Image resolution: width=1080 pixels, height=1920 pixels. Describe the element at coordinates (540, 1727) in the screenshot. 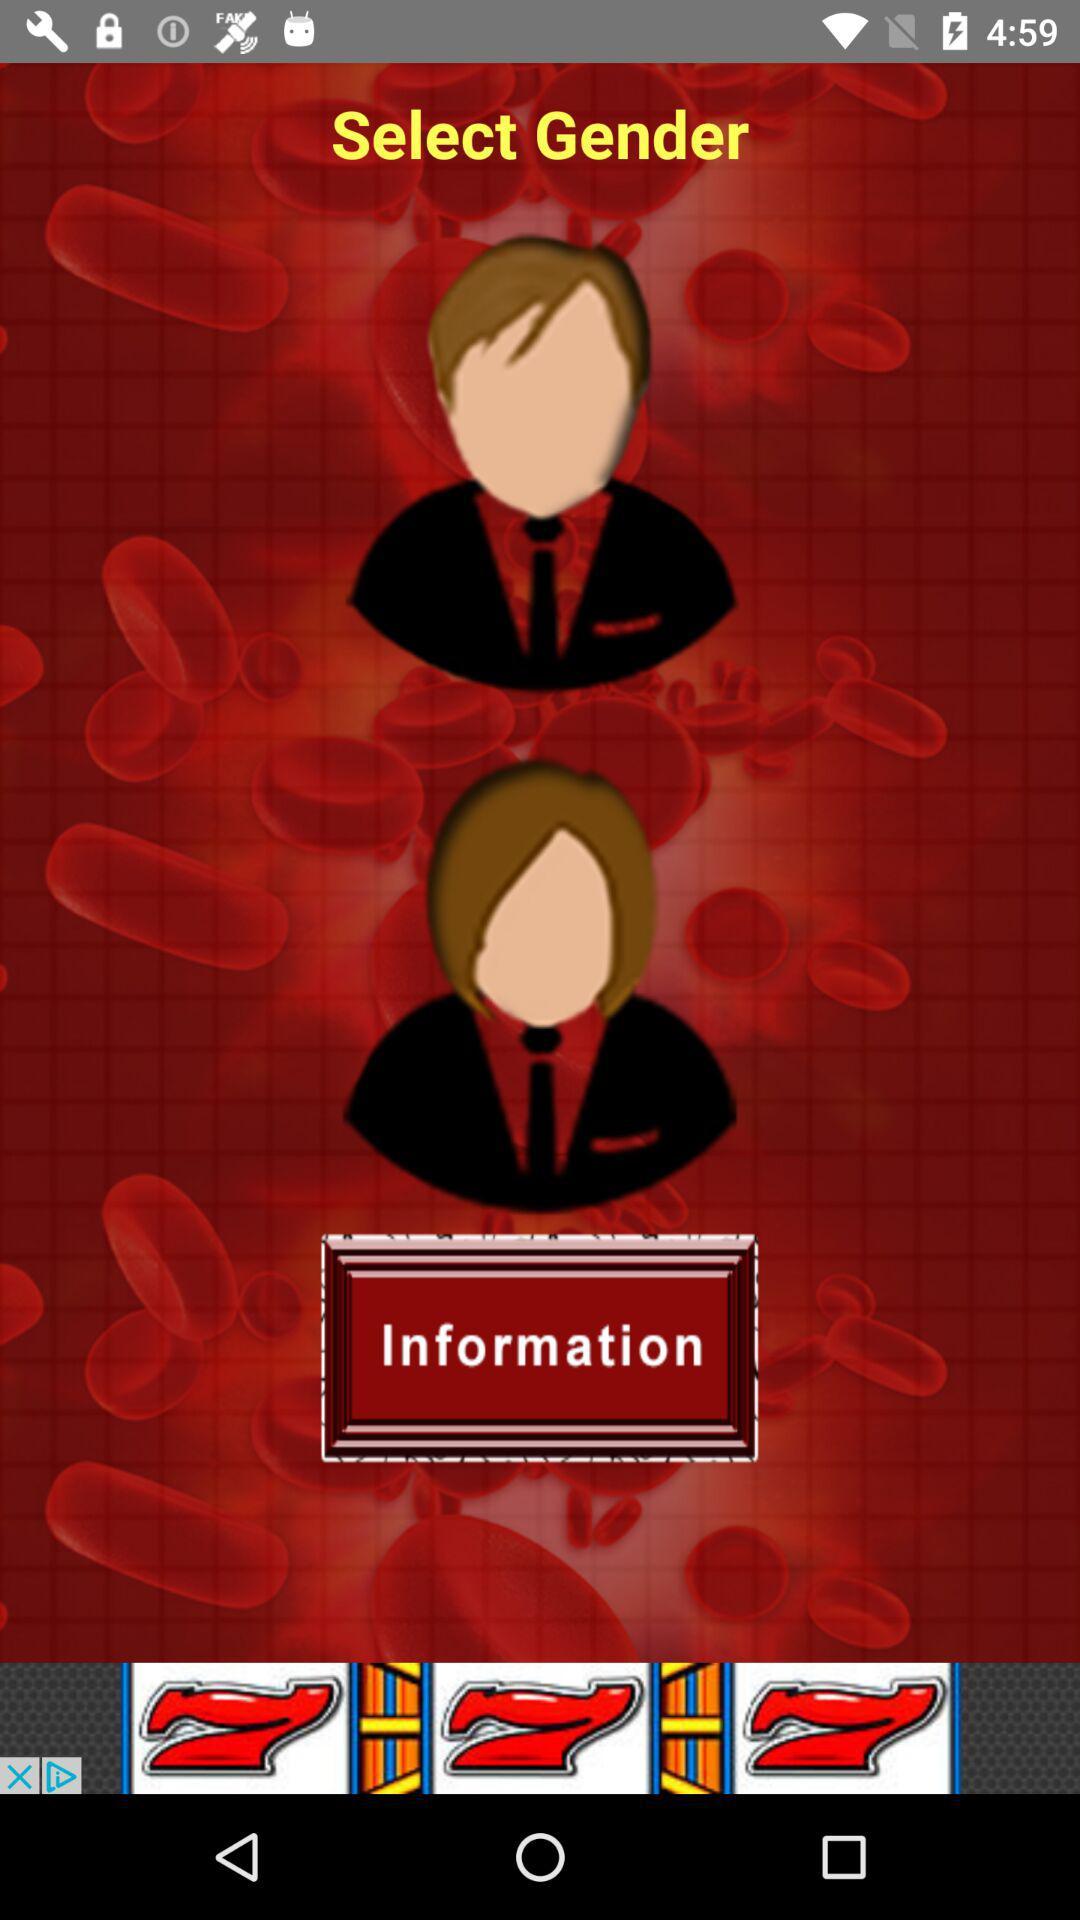

I see `advertisement link` at that location.